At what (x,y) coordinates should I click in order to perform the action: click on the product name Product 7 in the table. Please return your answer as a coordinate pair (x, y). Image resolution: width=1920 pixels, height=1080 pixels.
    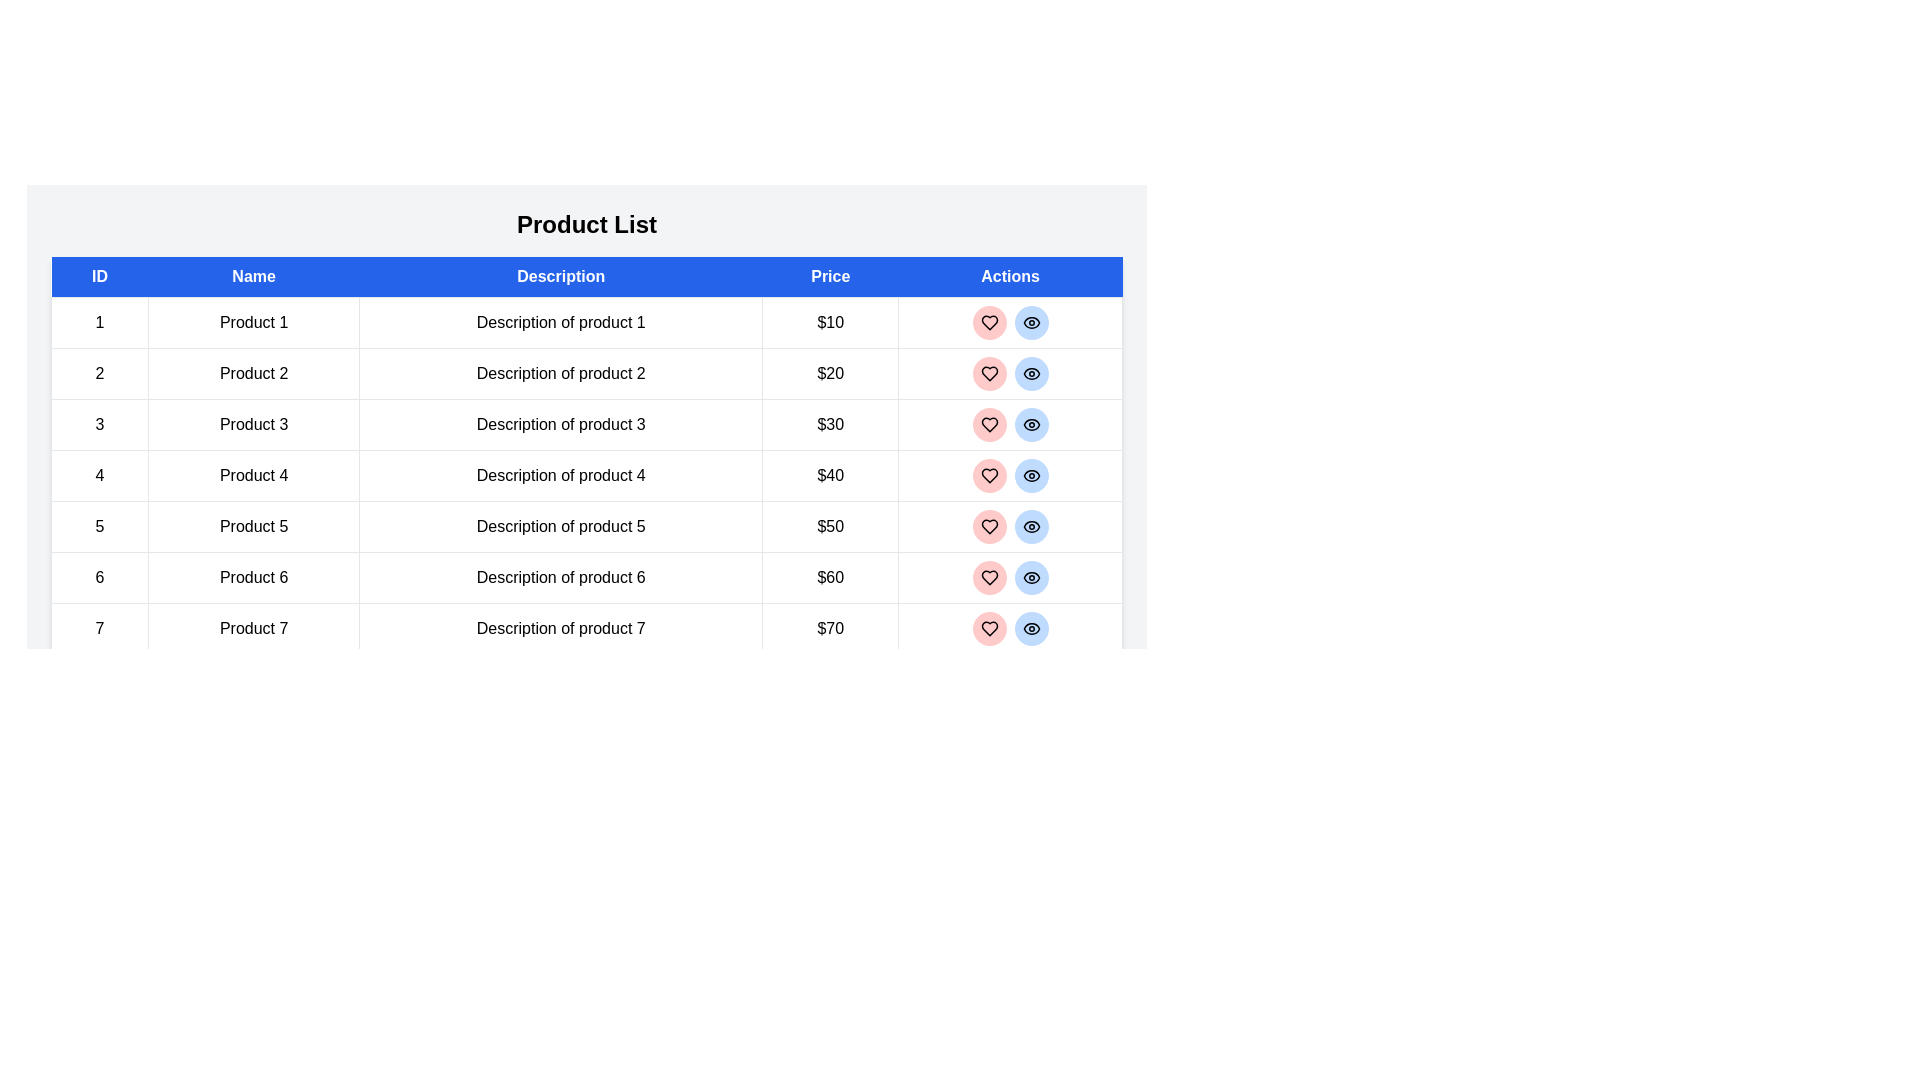
    Looking at the image, I should click on (253, 627).